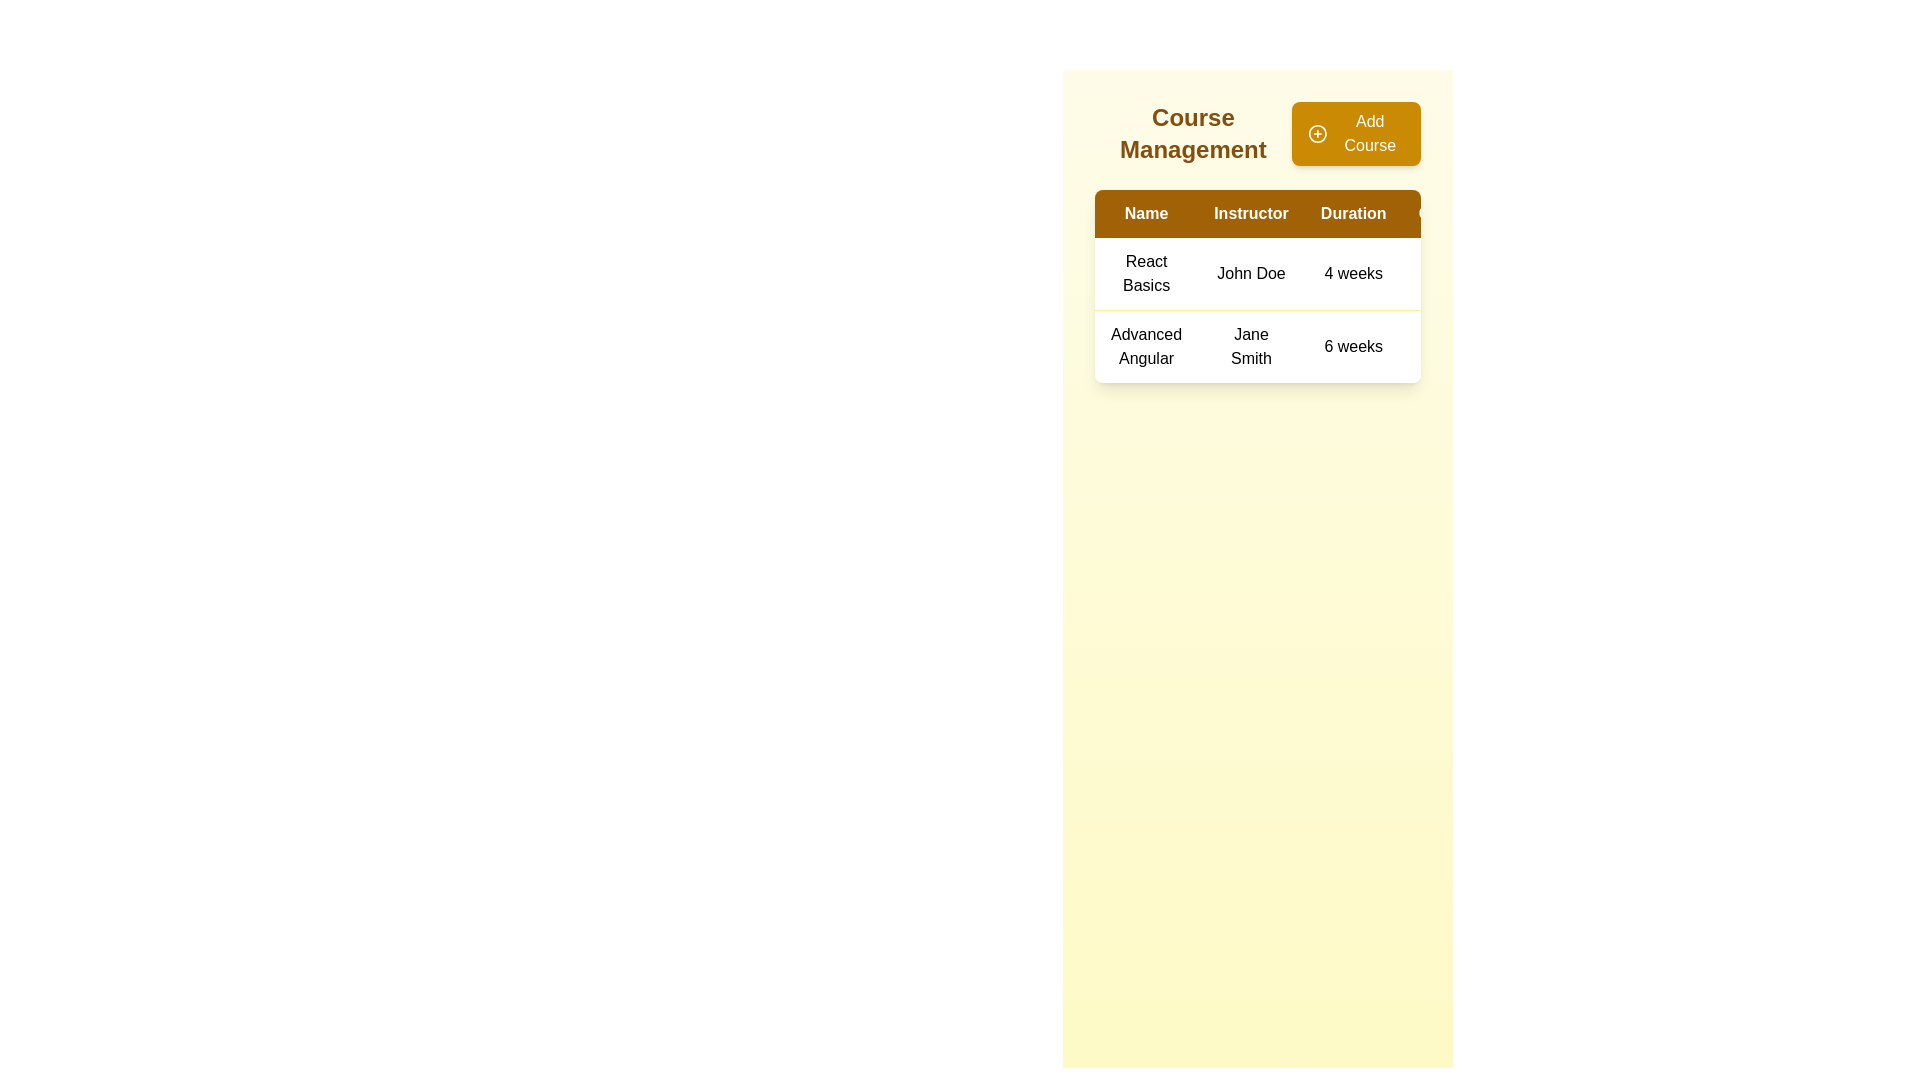  I want to click on the second row in the data table, which contains 'Advanced Angular', 'Jane Smith', '6 weeks', and '20', so click(1343, 345).